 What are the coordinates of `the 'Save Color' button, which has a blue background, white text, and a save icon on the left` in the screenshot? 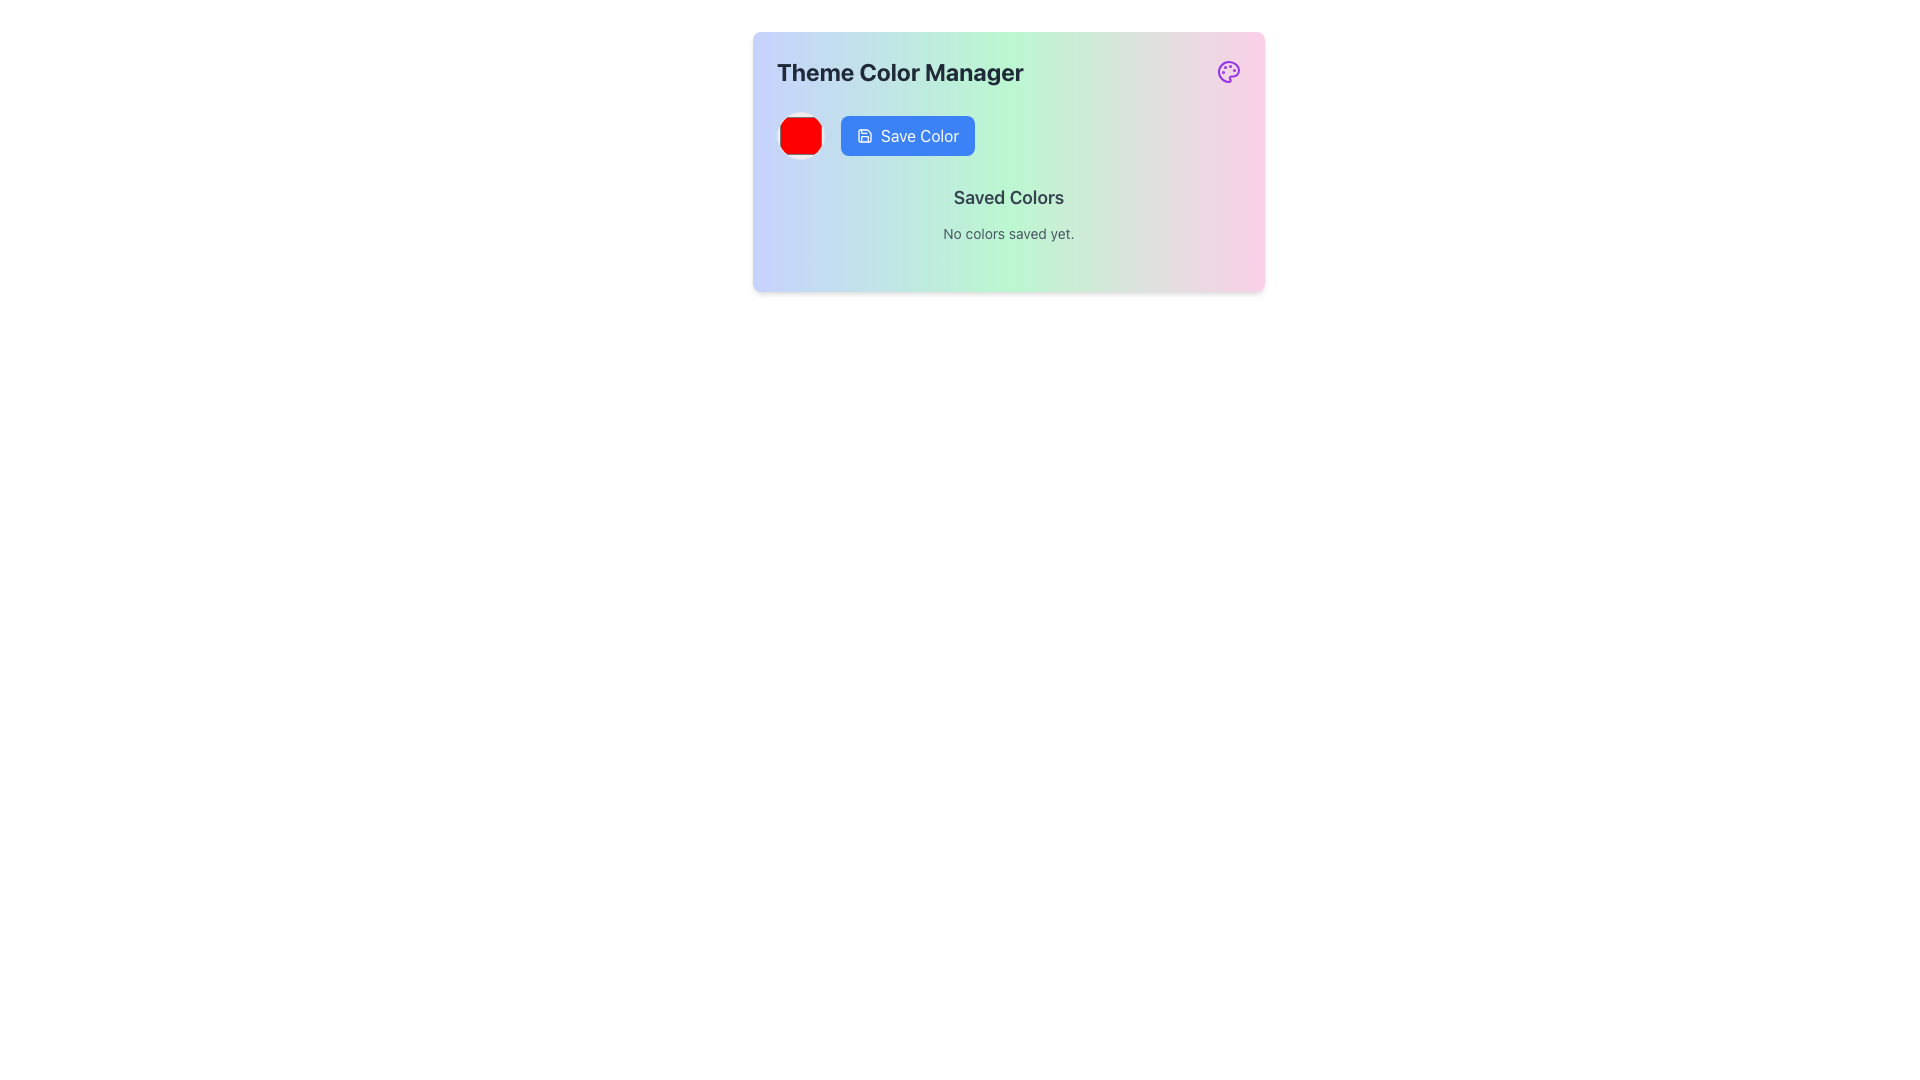 It's located at (906, 135).